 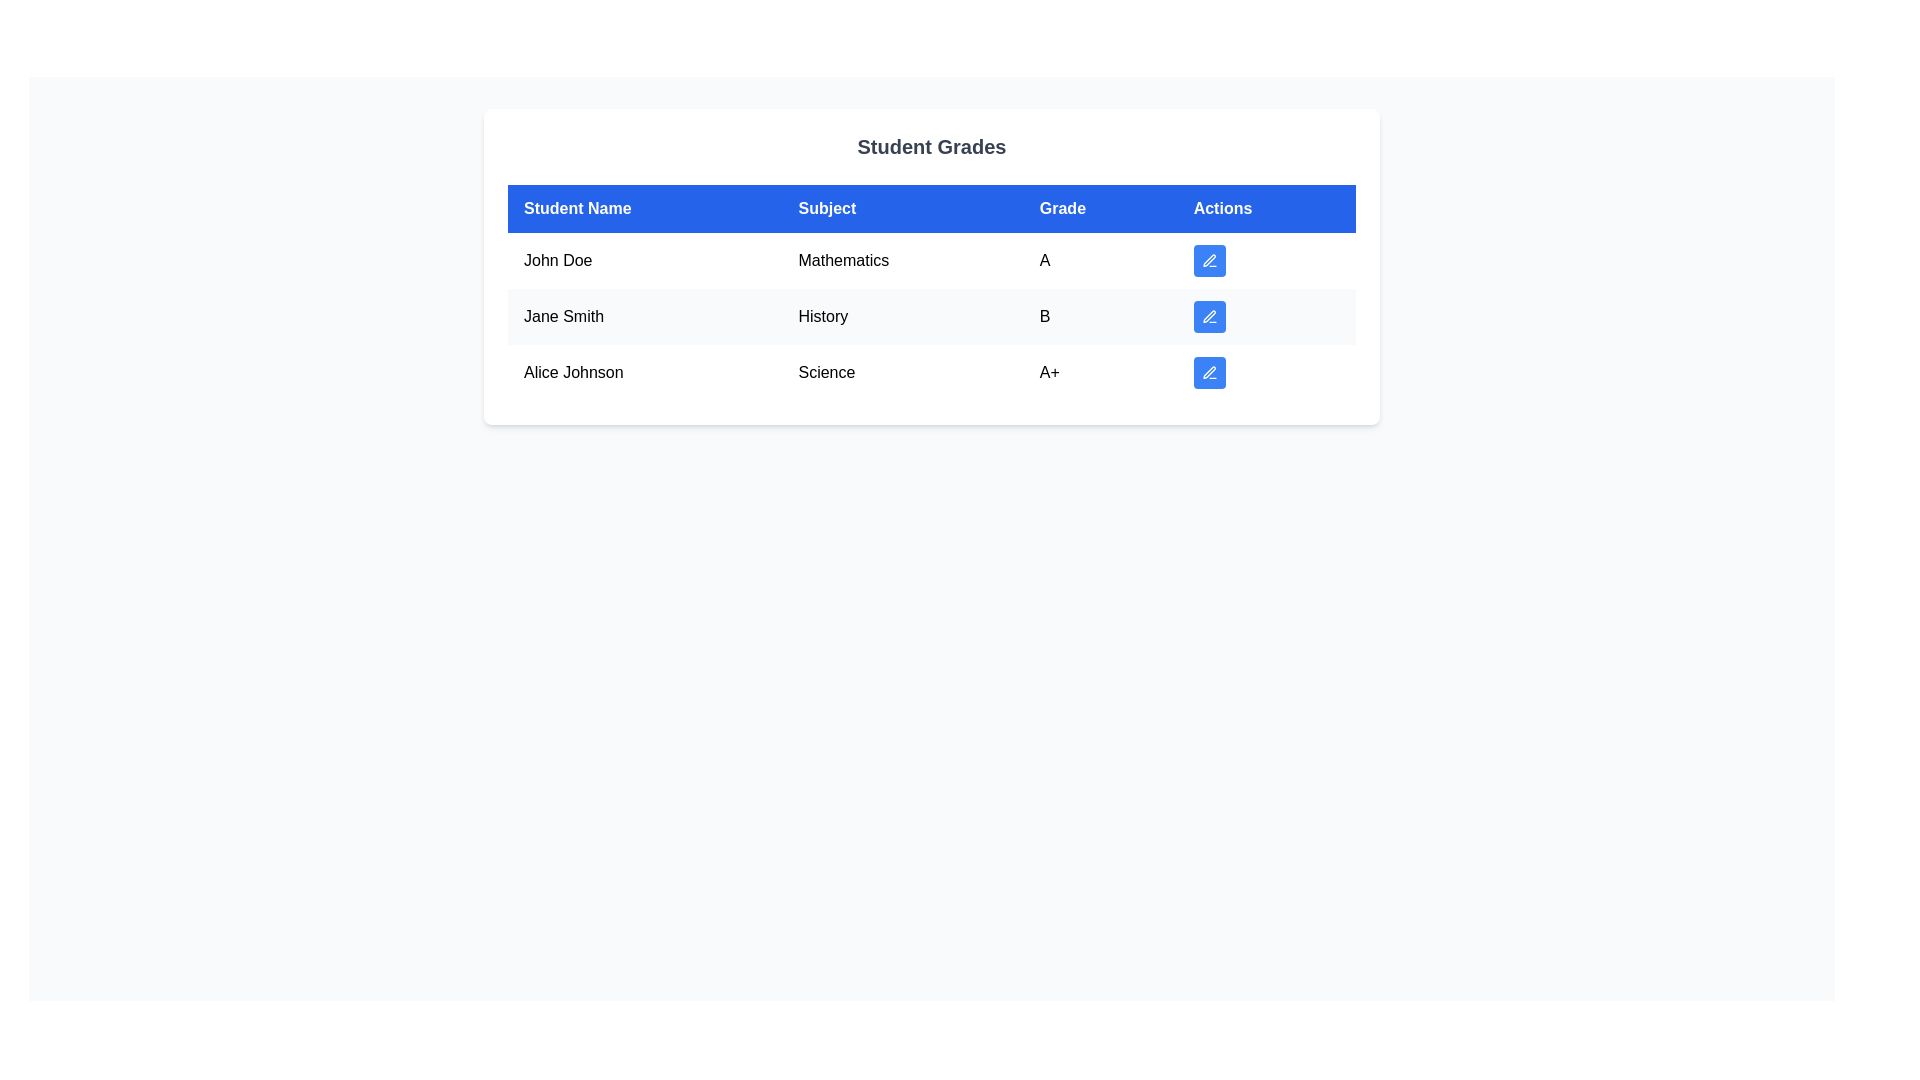 I want to click on the first row of the table containing the name 'John Doe', subject 'Mathematics', grade 'A', and an action button with a blue background to expand details, so click(x=930, y=260).